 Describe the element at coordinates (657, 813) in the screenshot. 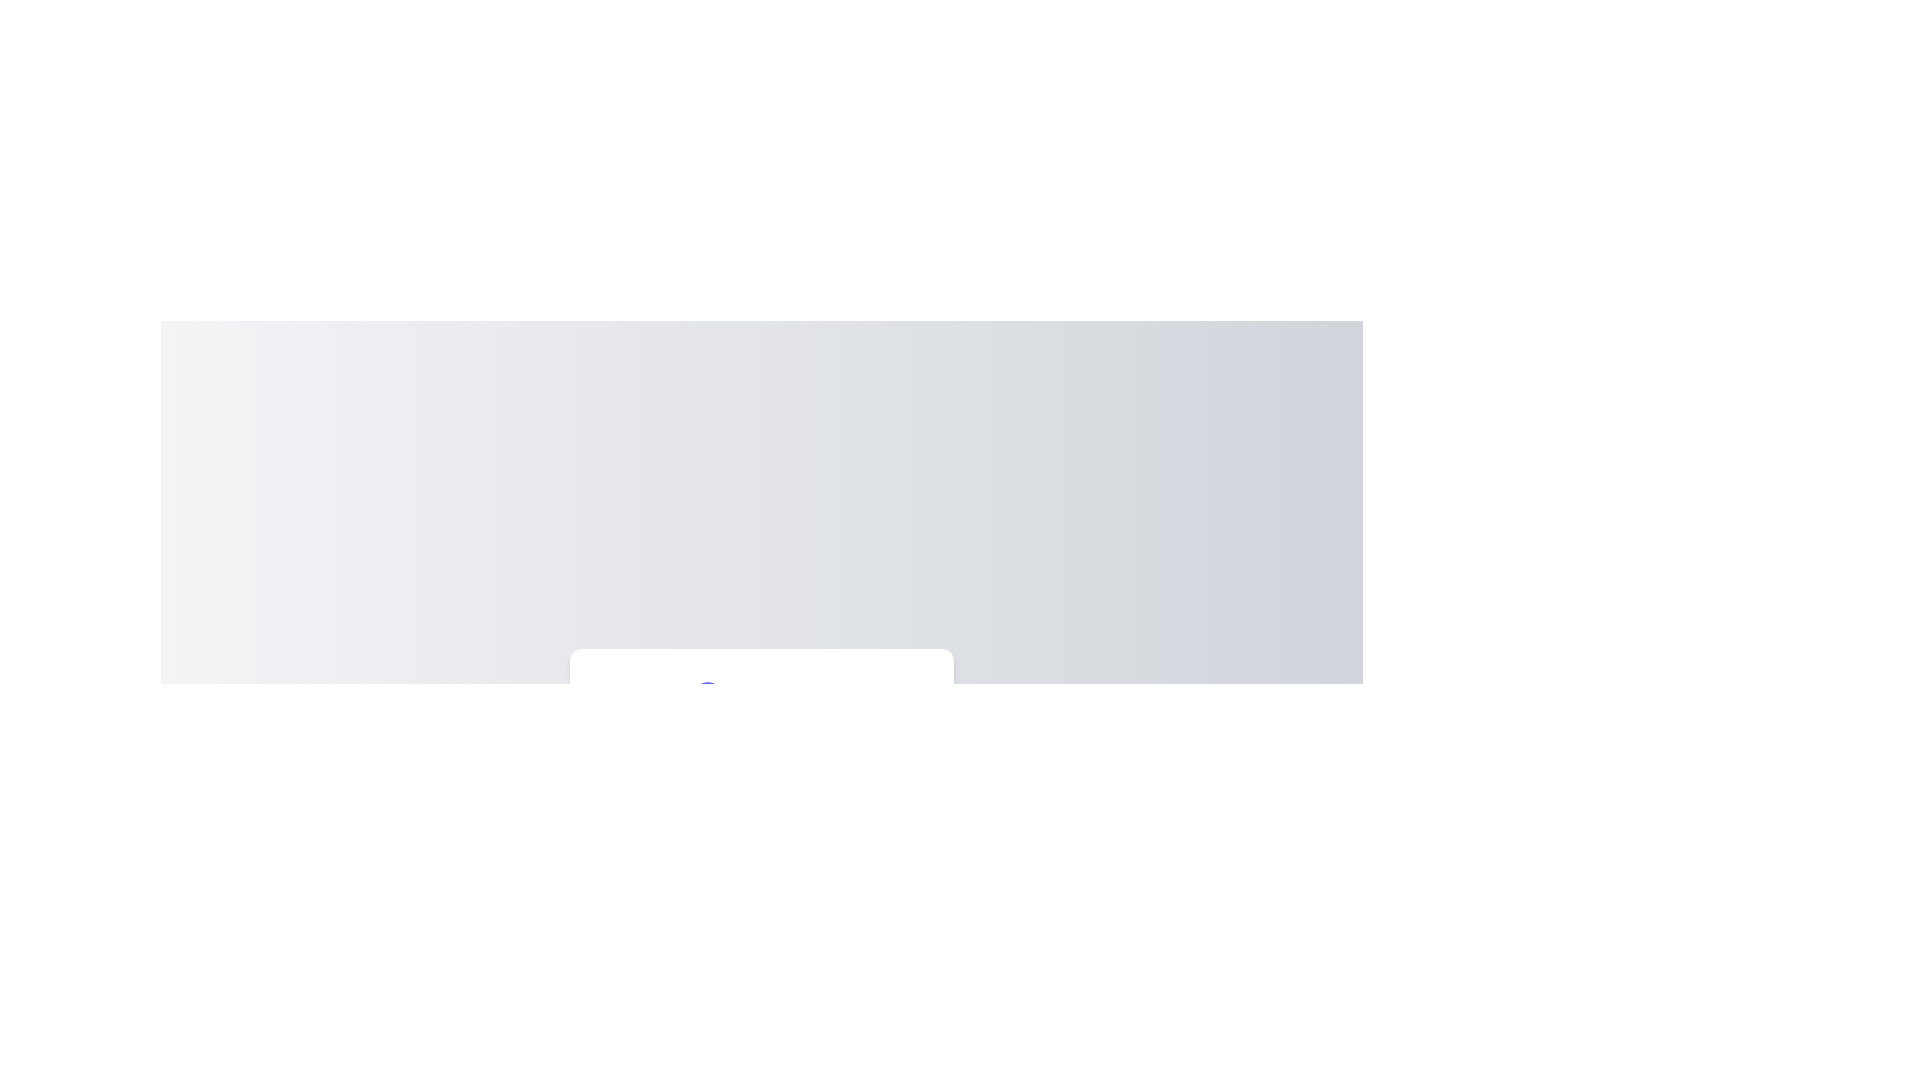

I see `the slider to set the color intensity to 12` at that location.